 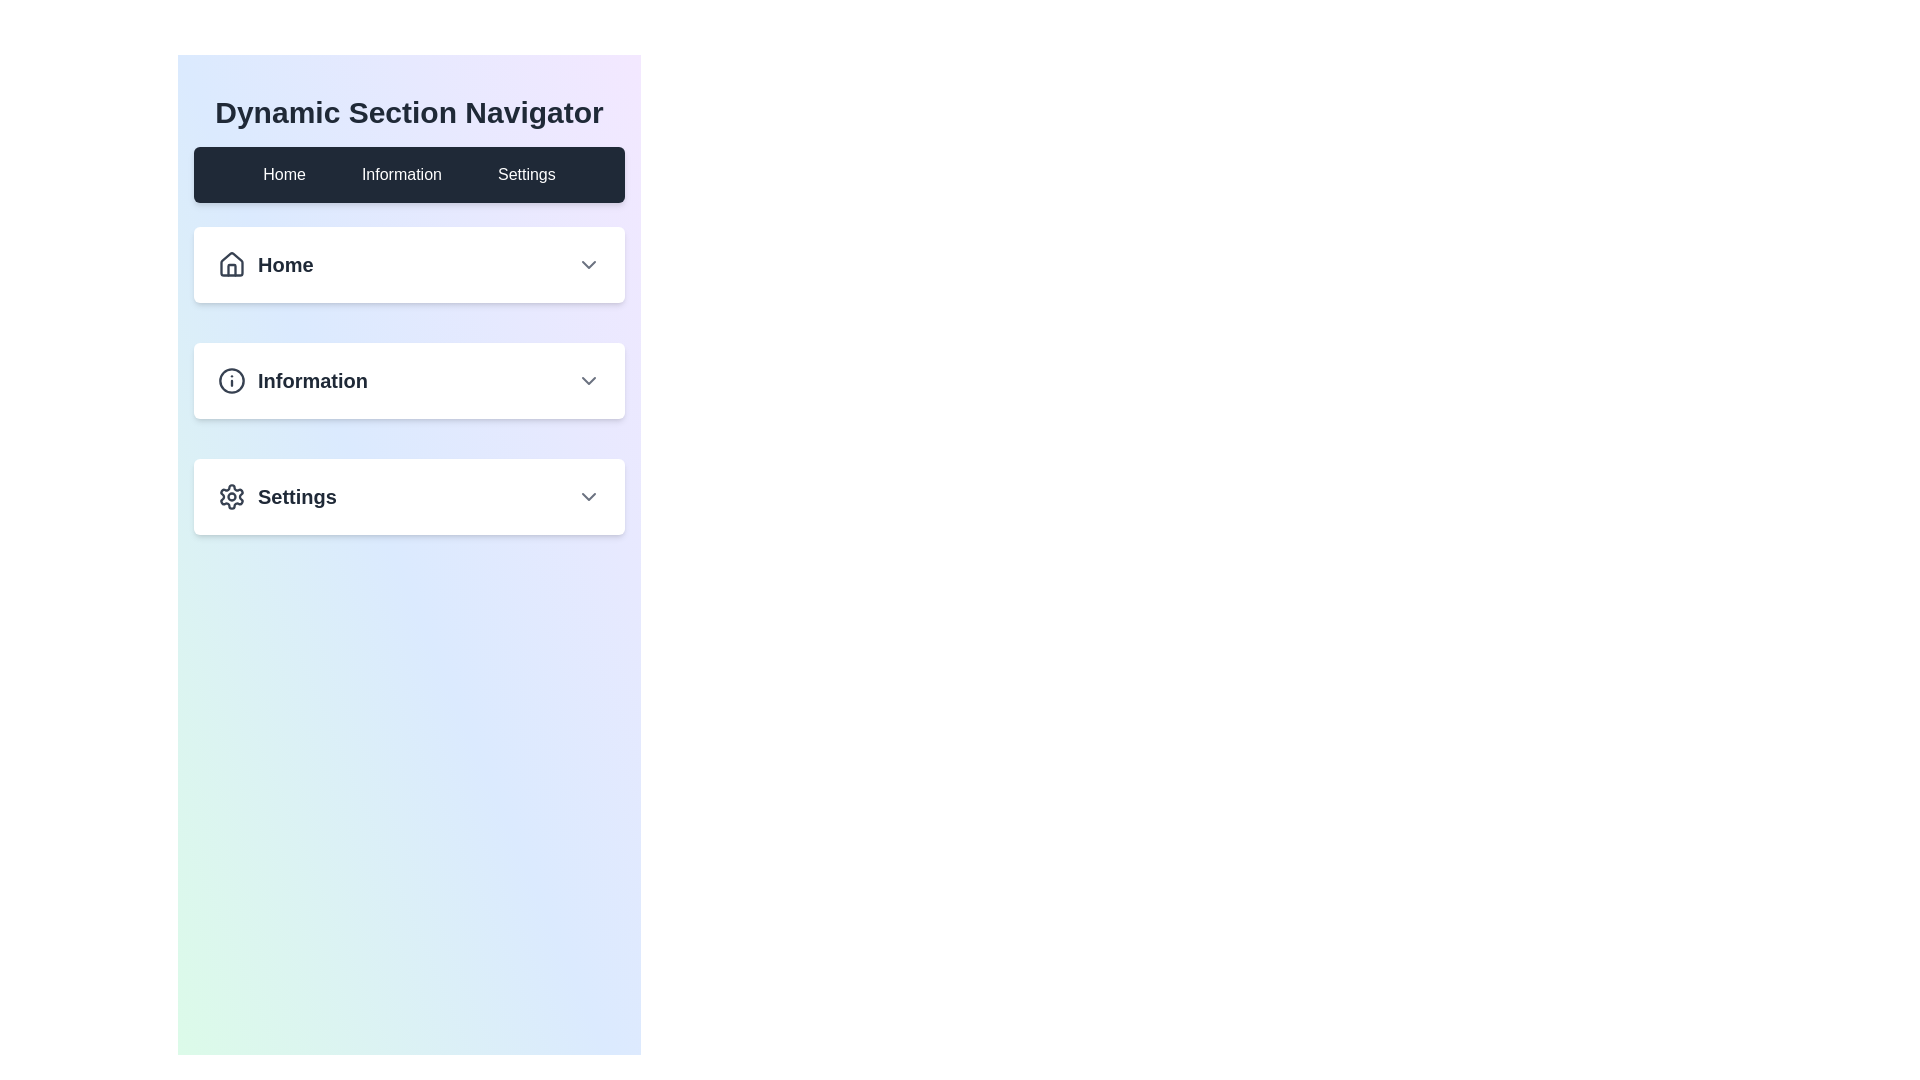 What do you see at coordinates (408, 381) in the screenshot?
I see `the dropdown toggle located between the 'Home' and 'Settings' sections in the Dynamic Section Navigator` at bounding box center [408, 381].